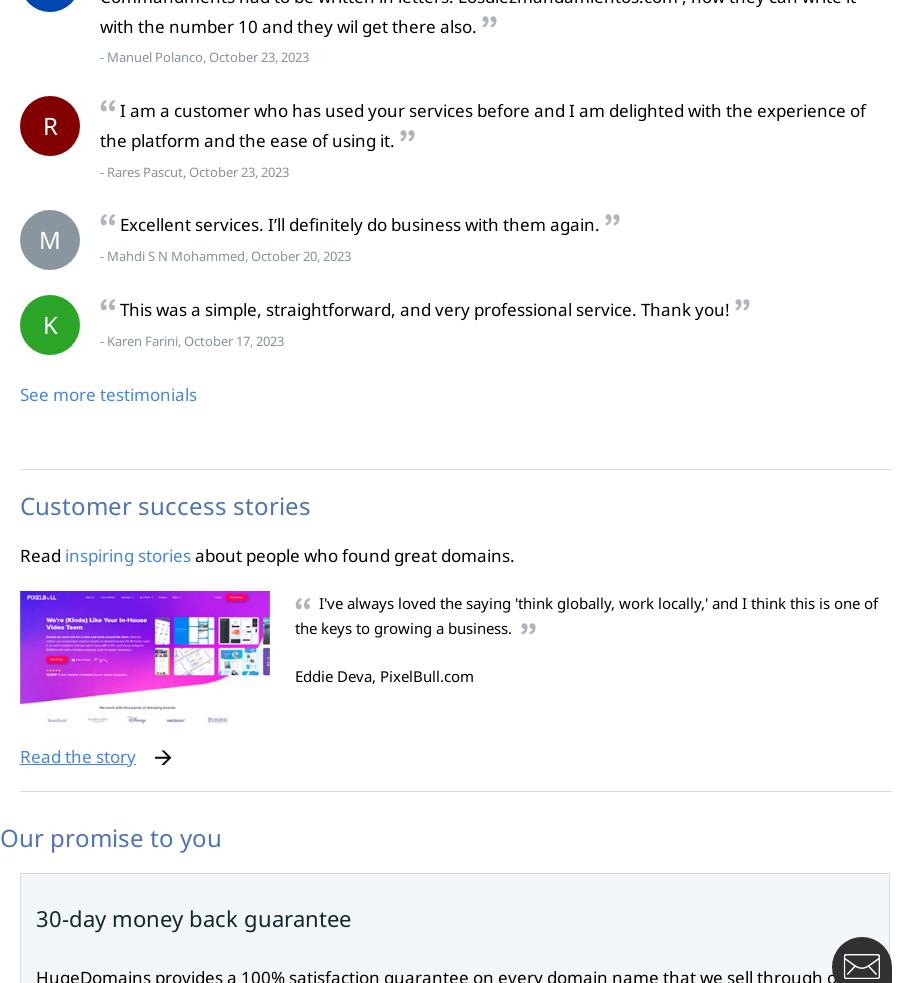  What do you see at coordinates (119, 309) in the screenshot?
I see `'This was a simple, straightforward, and very professional service. Thank you!'` at bounding box center [119, 309].